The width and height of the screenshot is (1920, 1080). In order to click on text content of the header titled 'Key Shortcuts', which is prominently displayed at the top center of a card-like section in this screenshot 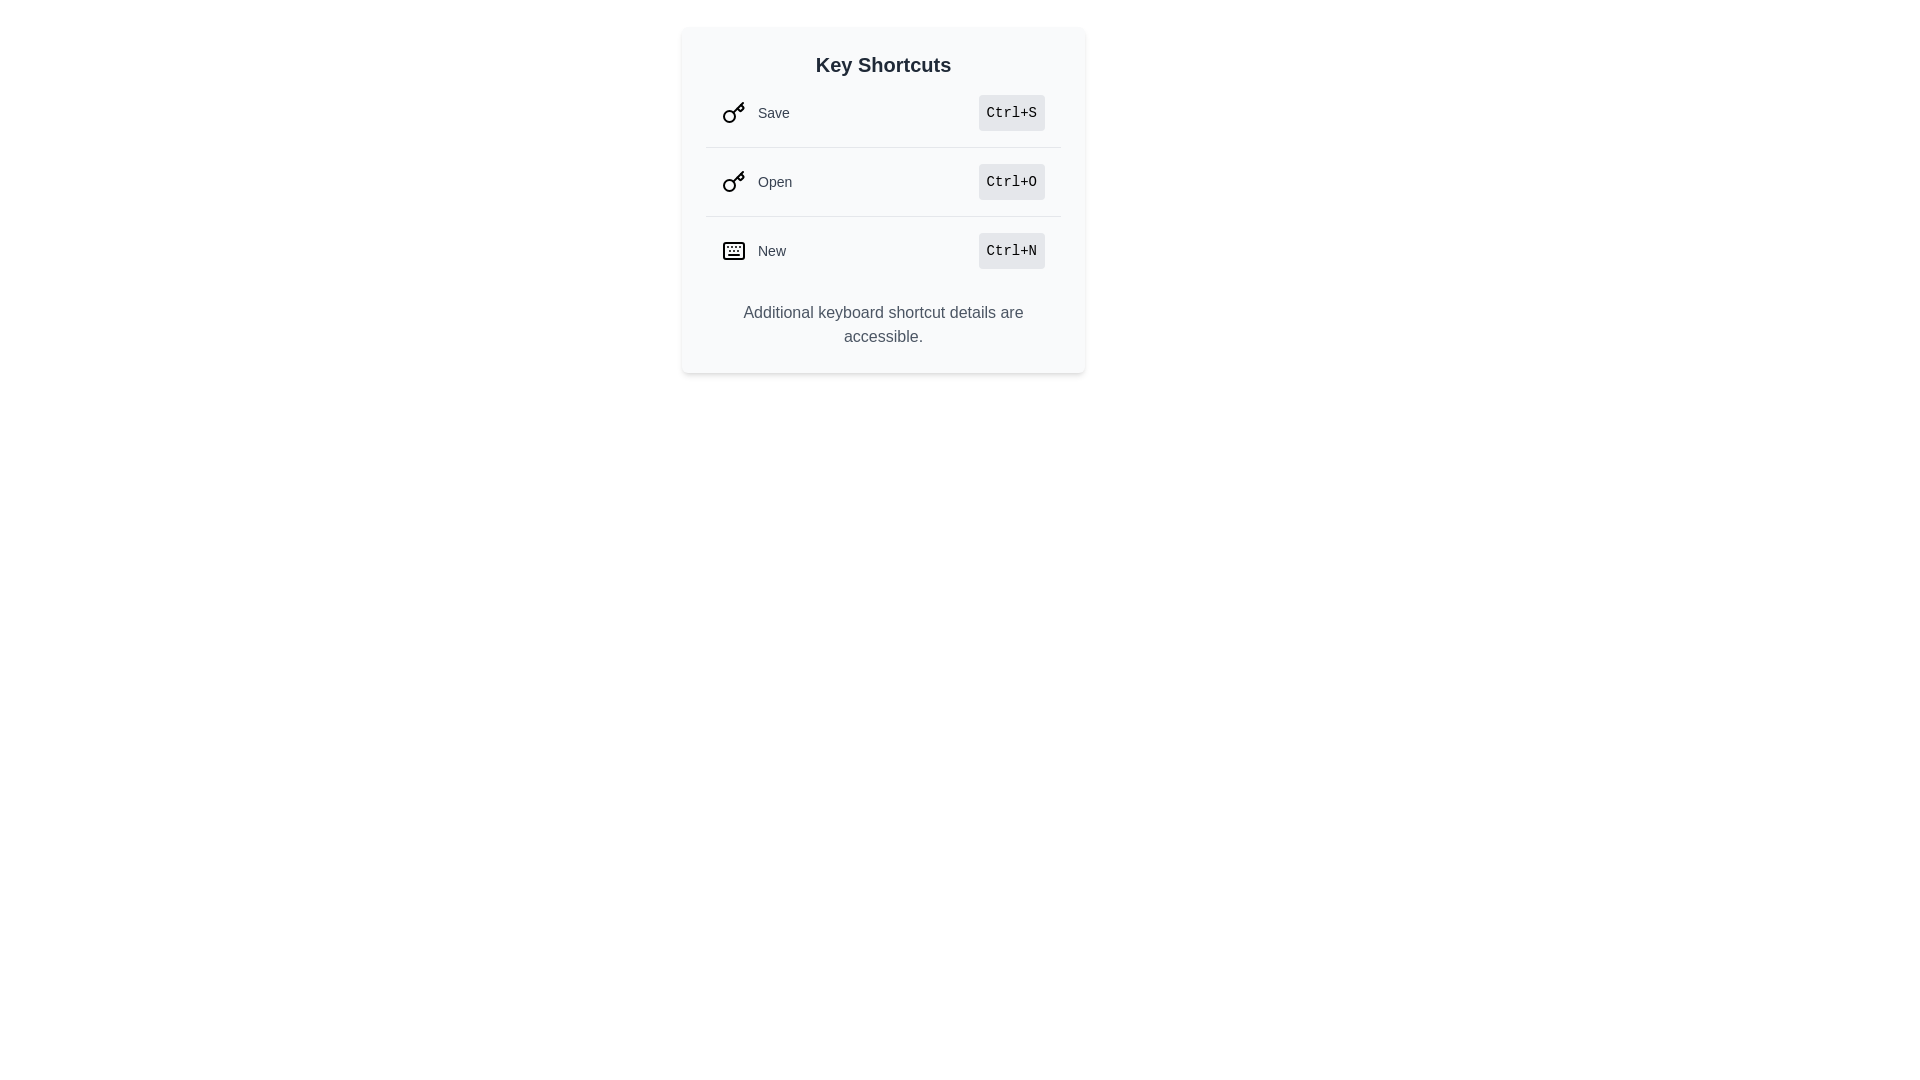, I will do `click(882, 64)`.